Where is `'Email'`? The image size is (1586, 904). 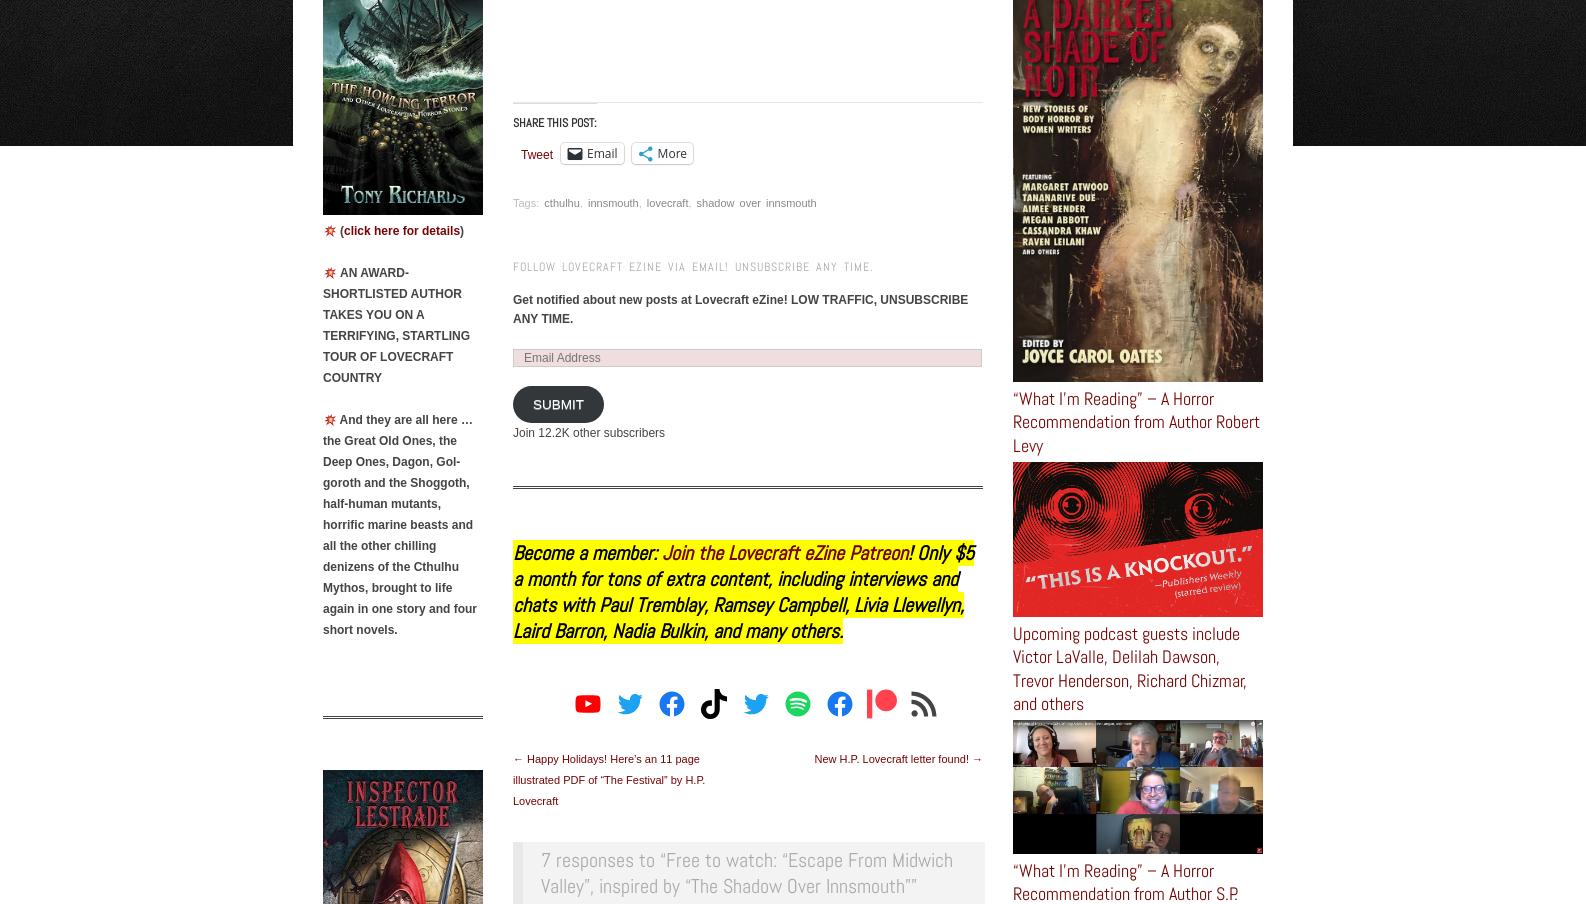 'Email' is located at coordinates (601, 151).